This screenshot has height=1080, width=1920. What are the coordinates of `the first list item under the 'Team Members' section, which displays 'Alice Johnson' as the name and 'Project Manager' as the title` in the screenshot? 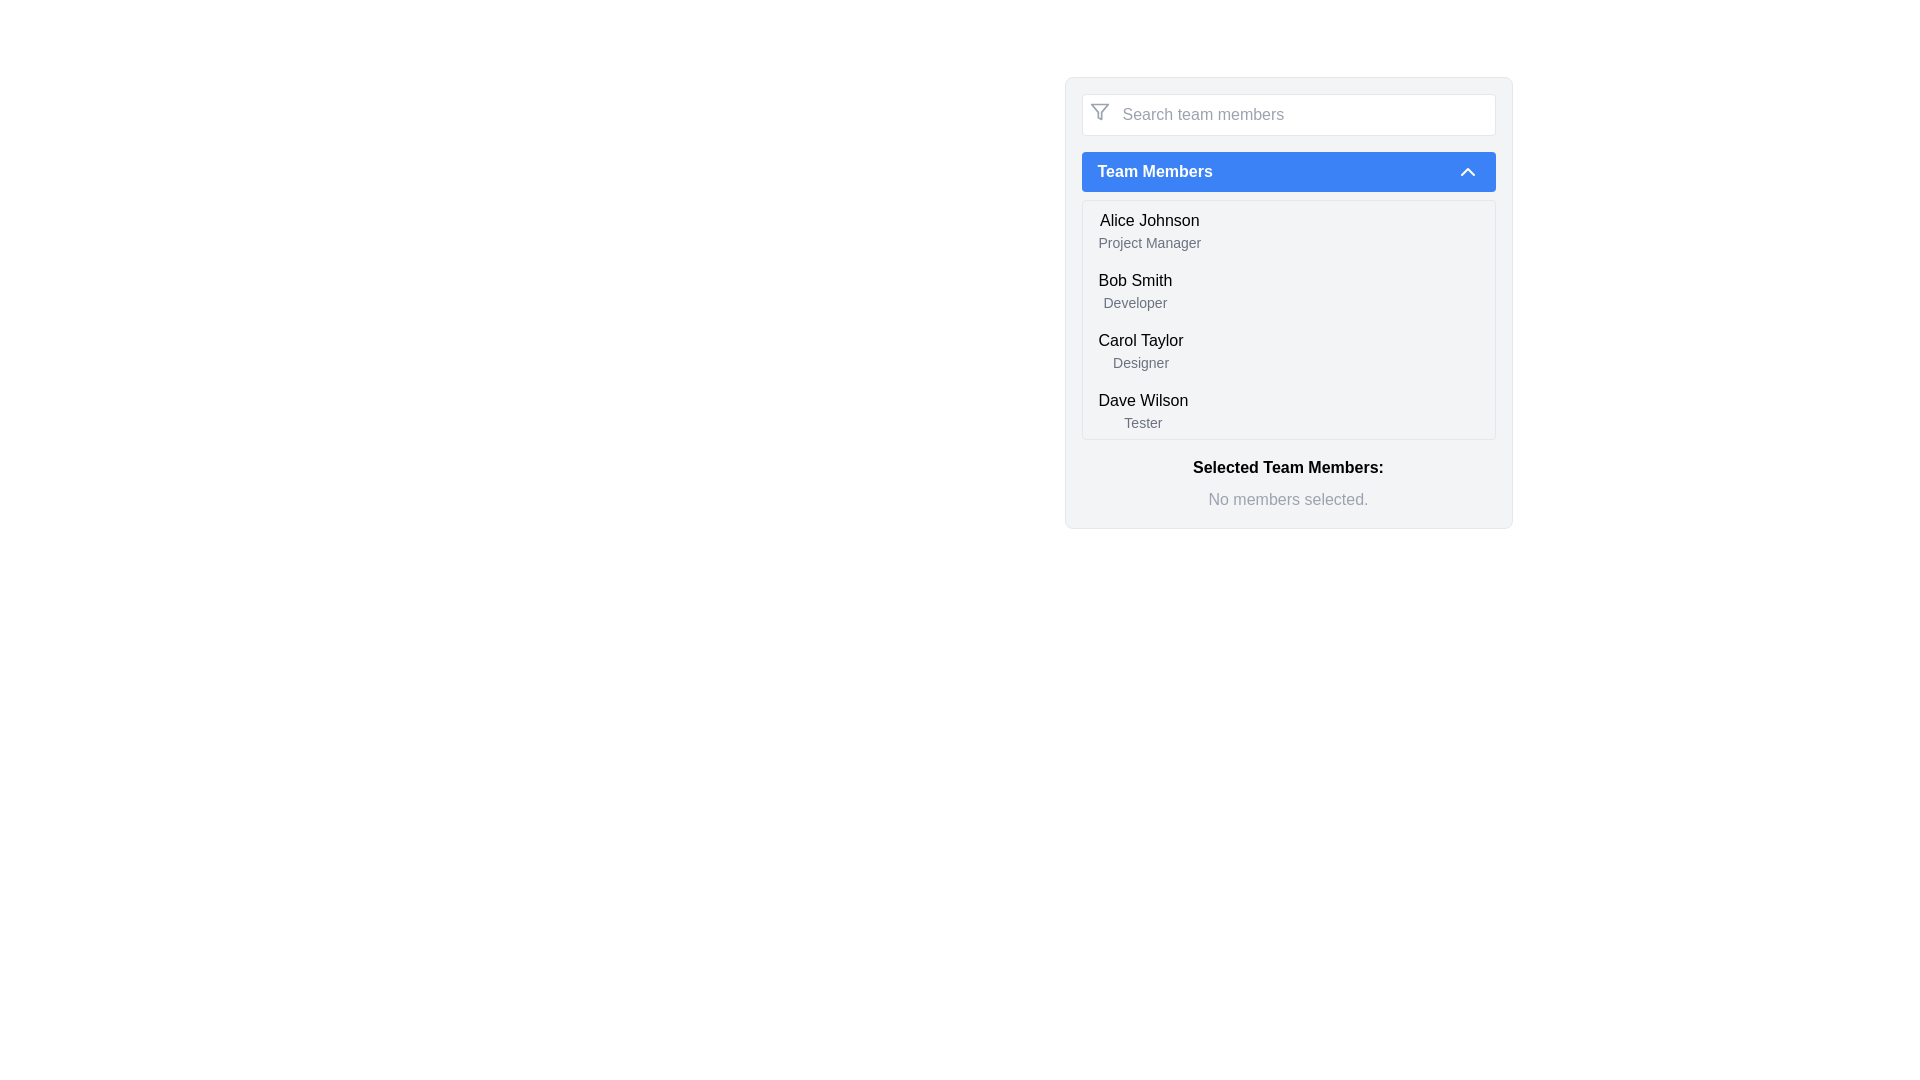 It's located at (1149, 230).